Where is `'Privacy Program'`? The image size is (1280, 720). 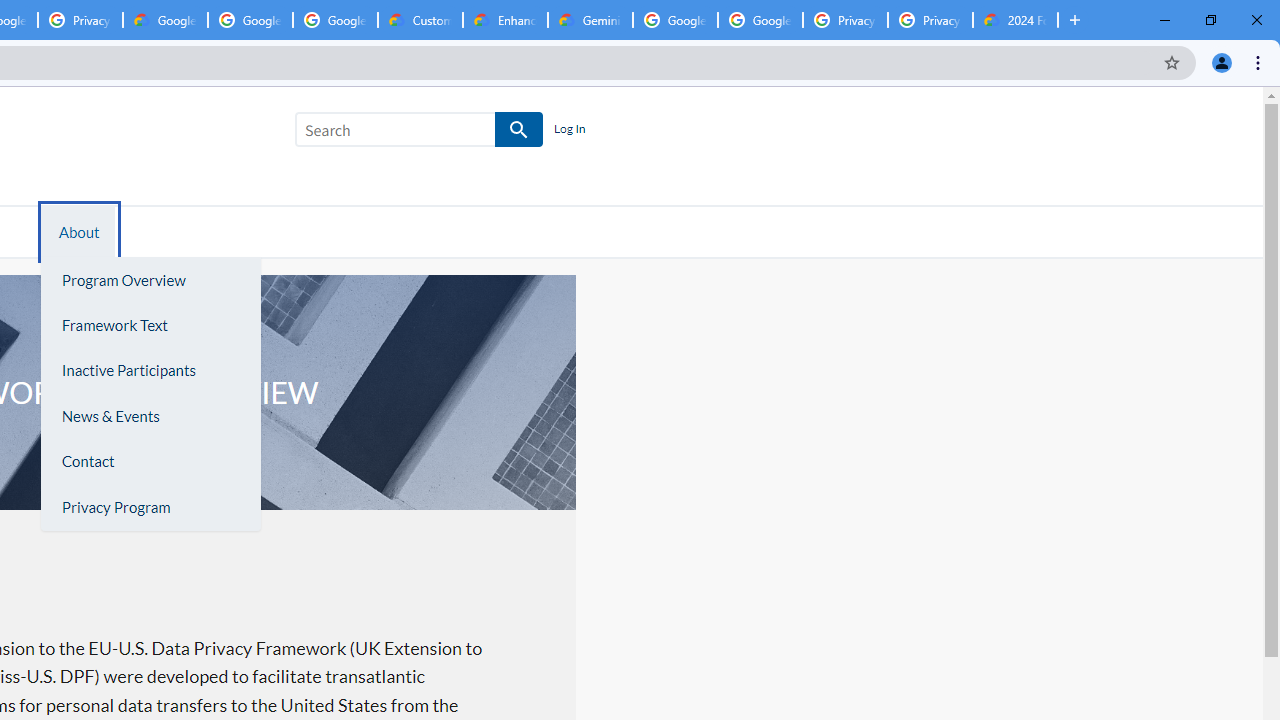 'Privacy Program' is located at coordinates (149, 506).